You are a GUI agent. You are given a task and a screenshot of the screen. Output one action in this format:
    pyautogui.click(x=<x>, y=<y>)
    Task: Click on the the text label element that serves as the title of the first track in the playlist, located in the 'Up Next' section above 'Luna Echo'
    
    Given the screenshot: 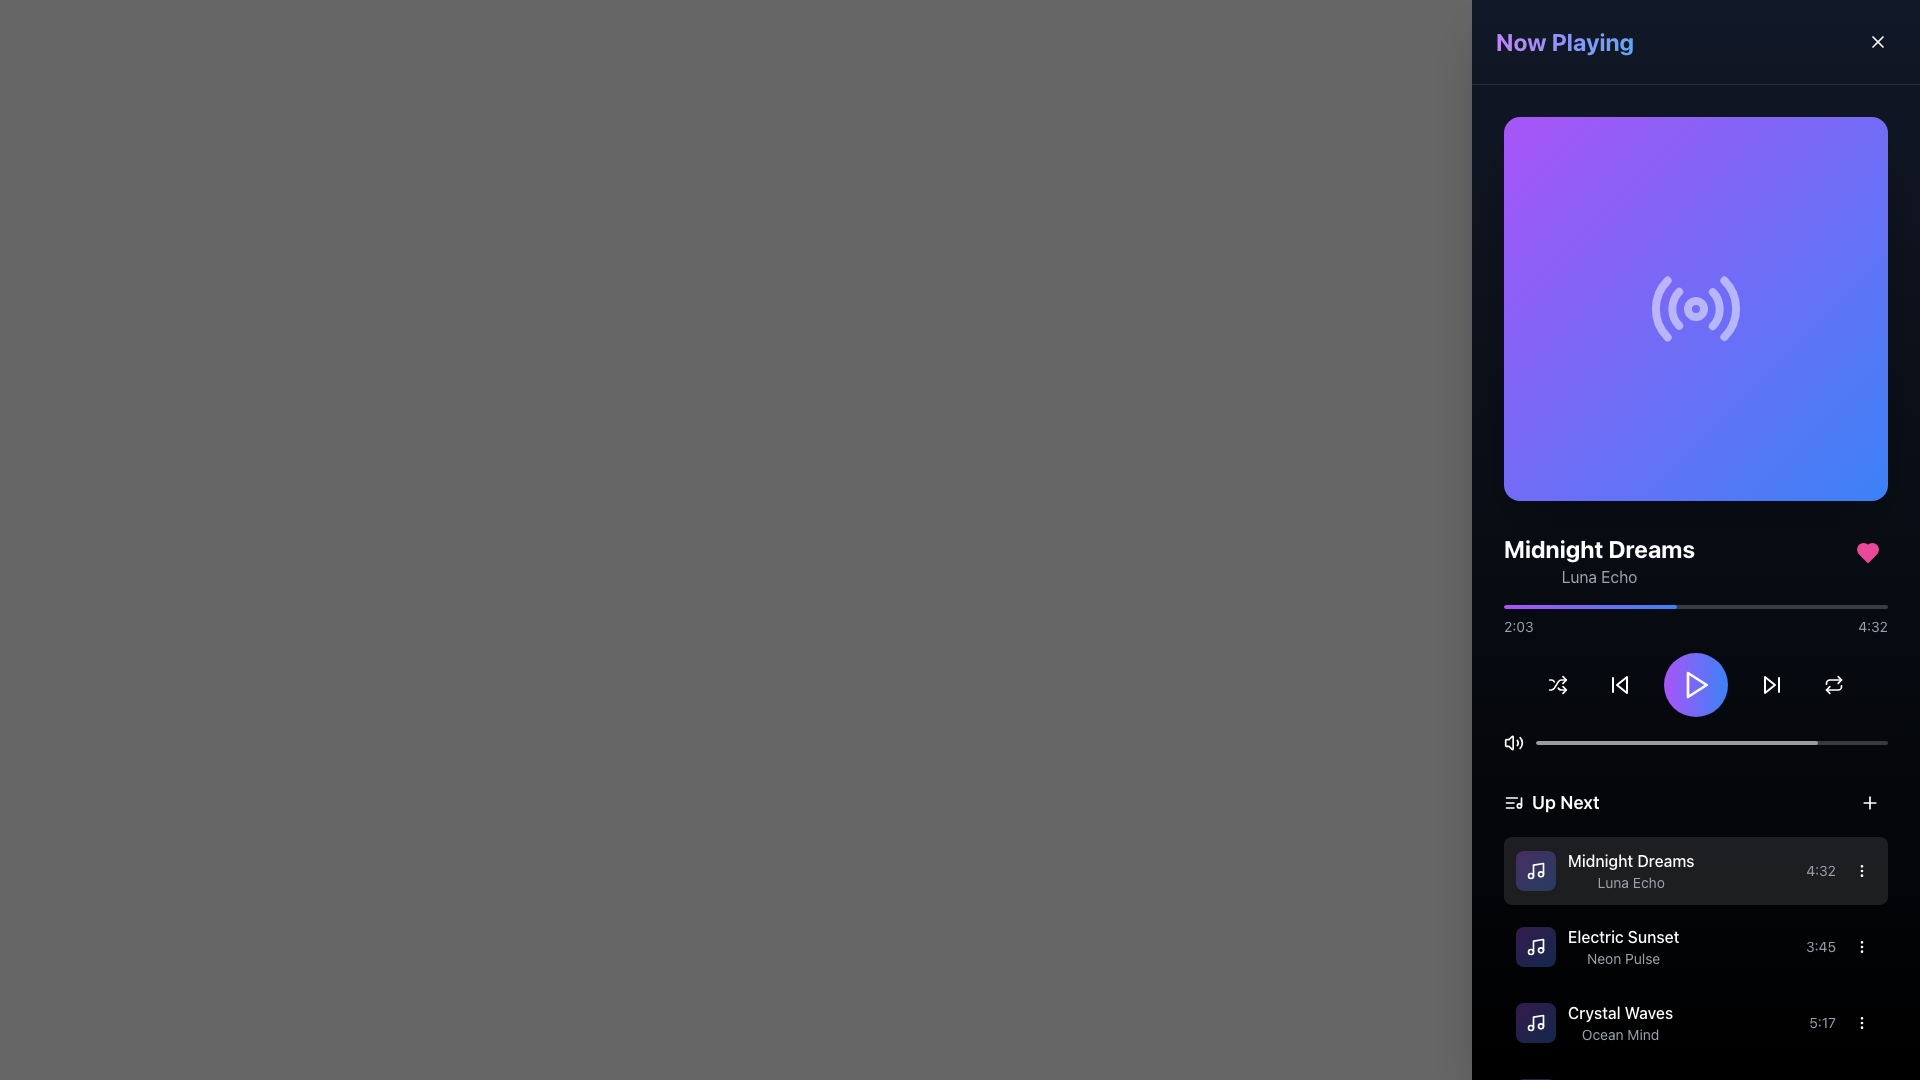 What is the action you would take?
    pyautogui.click(x=1631, y=859)
    